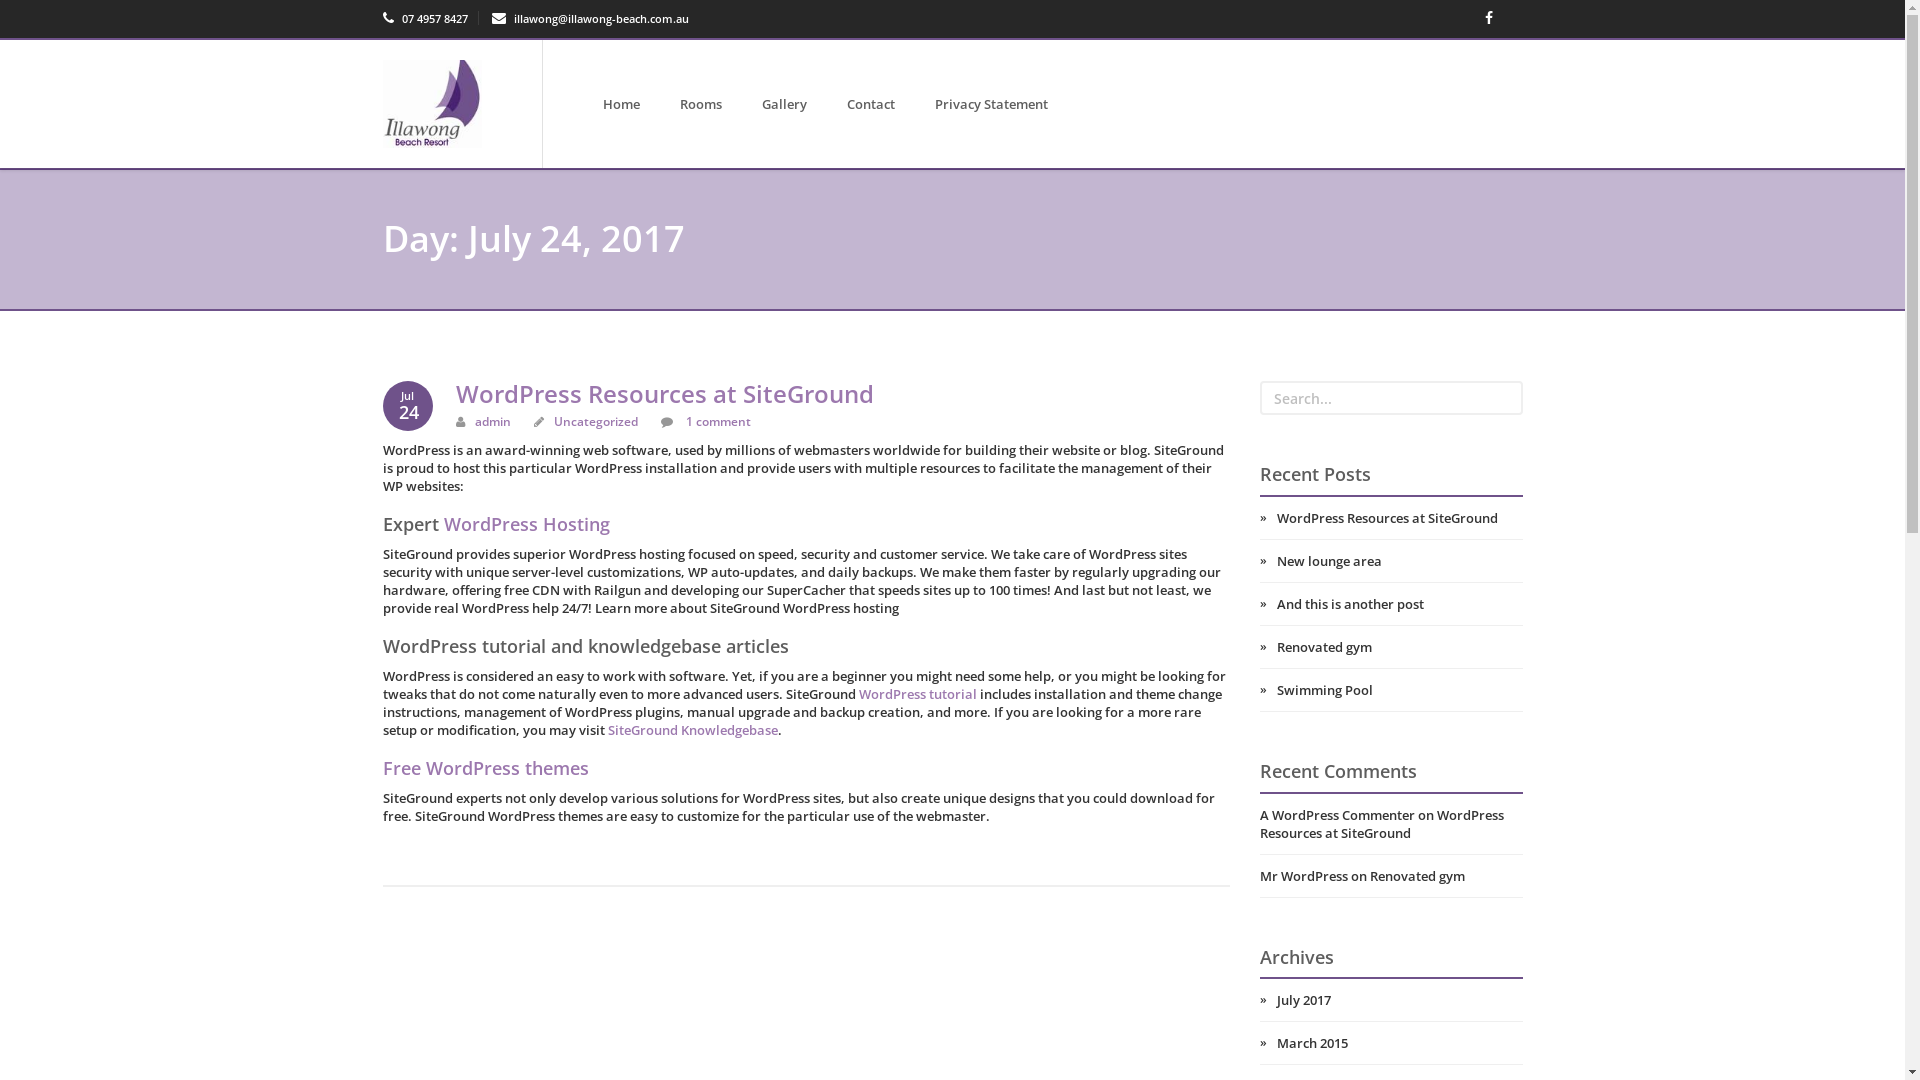 The width and height of the screenshot is (1920, 1080). I want to click on 'Gallery', so click(783, 104).